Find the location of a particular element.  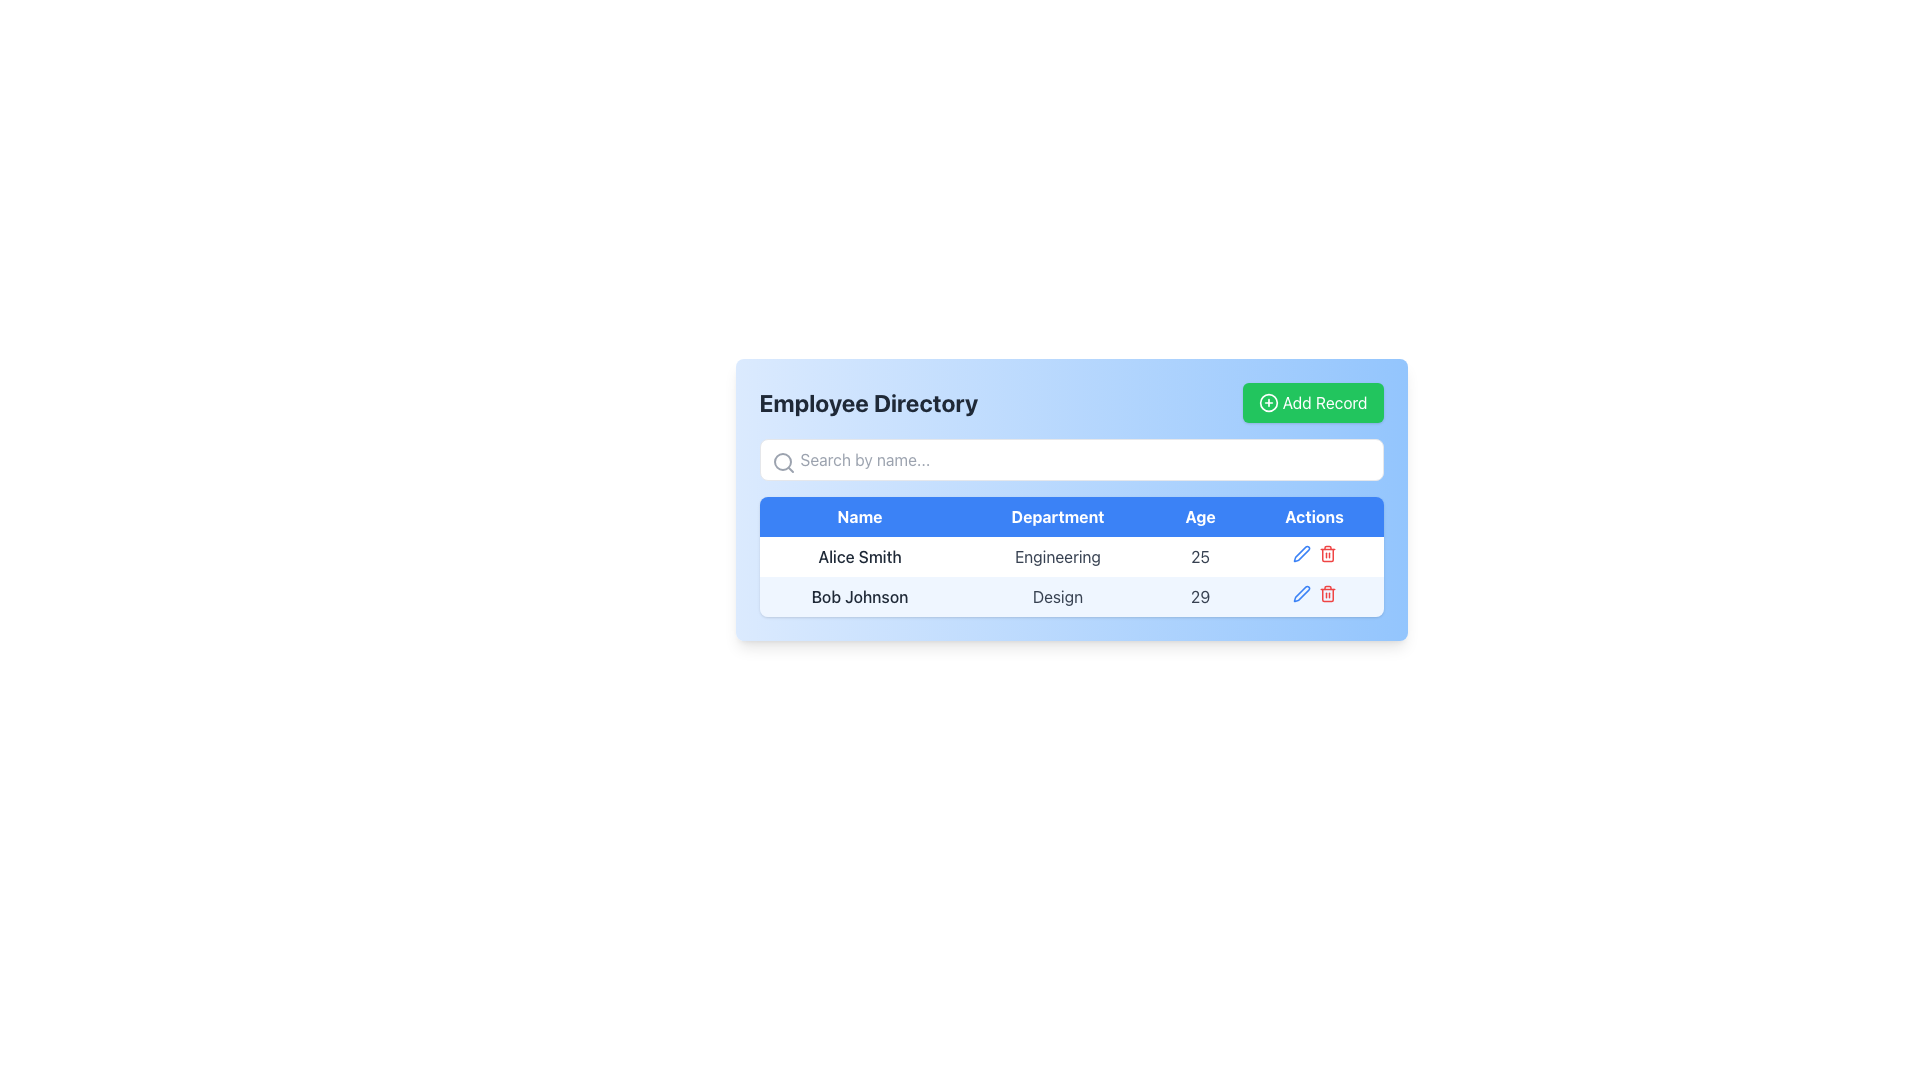

the circular icon with a '+' symbol inside, located in the top right corner of the interface, within the 'Add Record' green button is located at coordinates (1267, 402).